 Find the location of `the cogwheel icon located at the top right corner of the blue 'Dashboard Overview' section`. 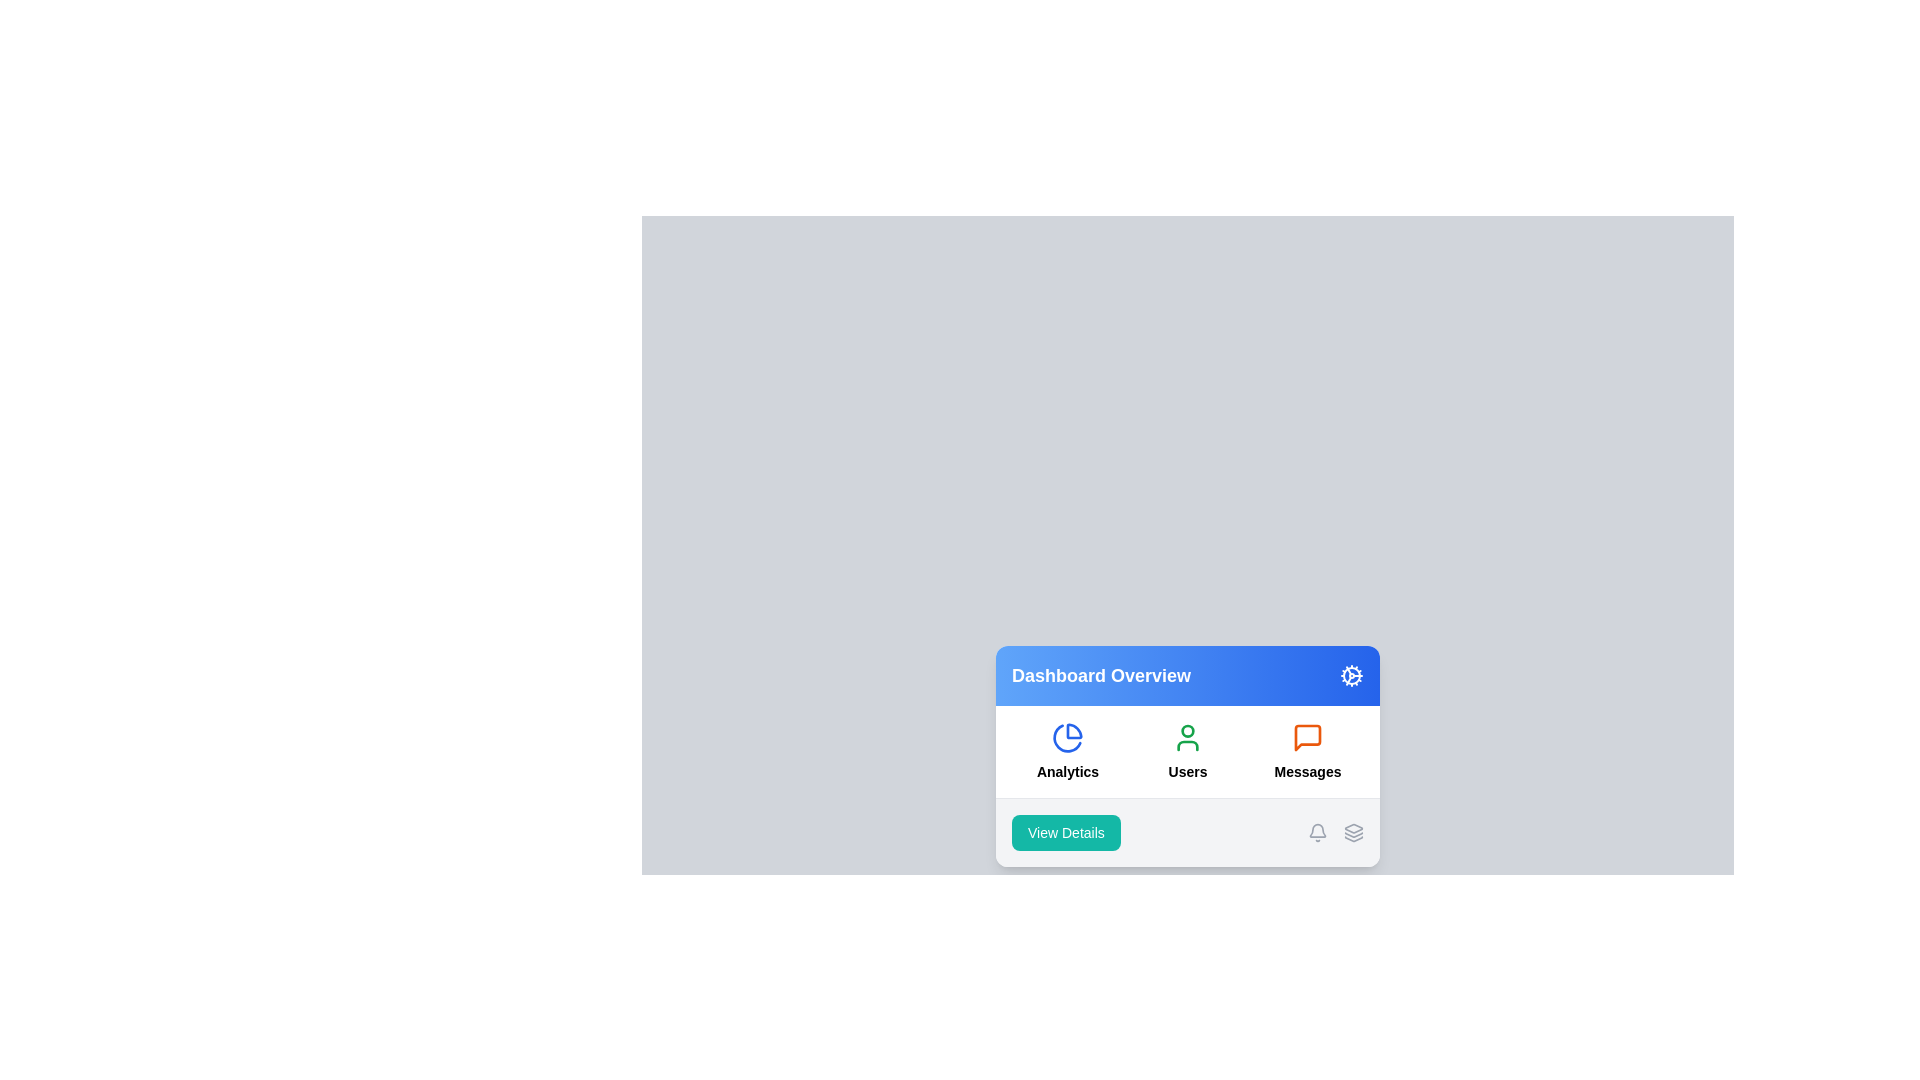

the cogwheel icon located at the top right corner of the blue 'Dashboard Overview' section is located at coordinates (1352, 675).